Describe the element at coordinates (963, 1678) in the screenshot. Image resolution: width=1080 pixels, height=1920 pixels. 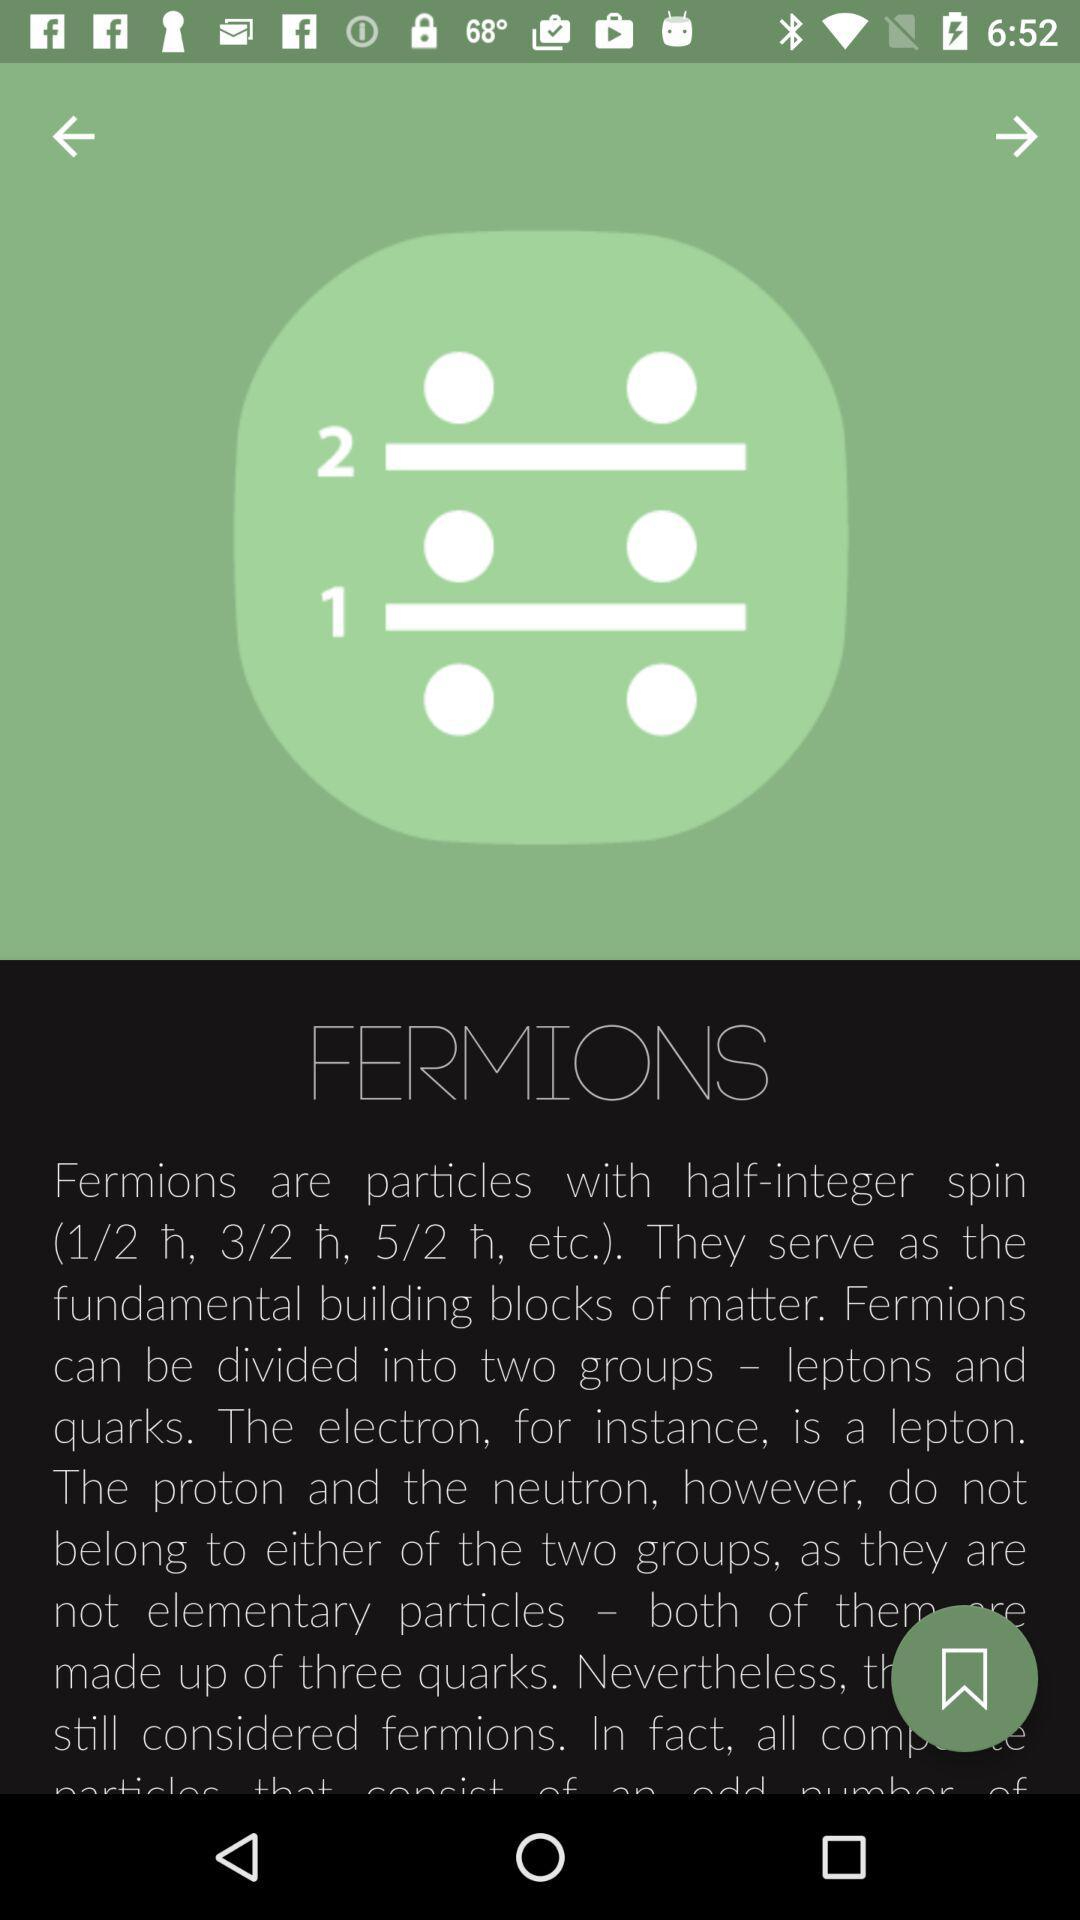
I see `button to bookmark` at that location.